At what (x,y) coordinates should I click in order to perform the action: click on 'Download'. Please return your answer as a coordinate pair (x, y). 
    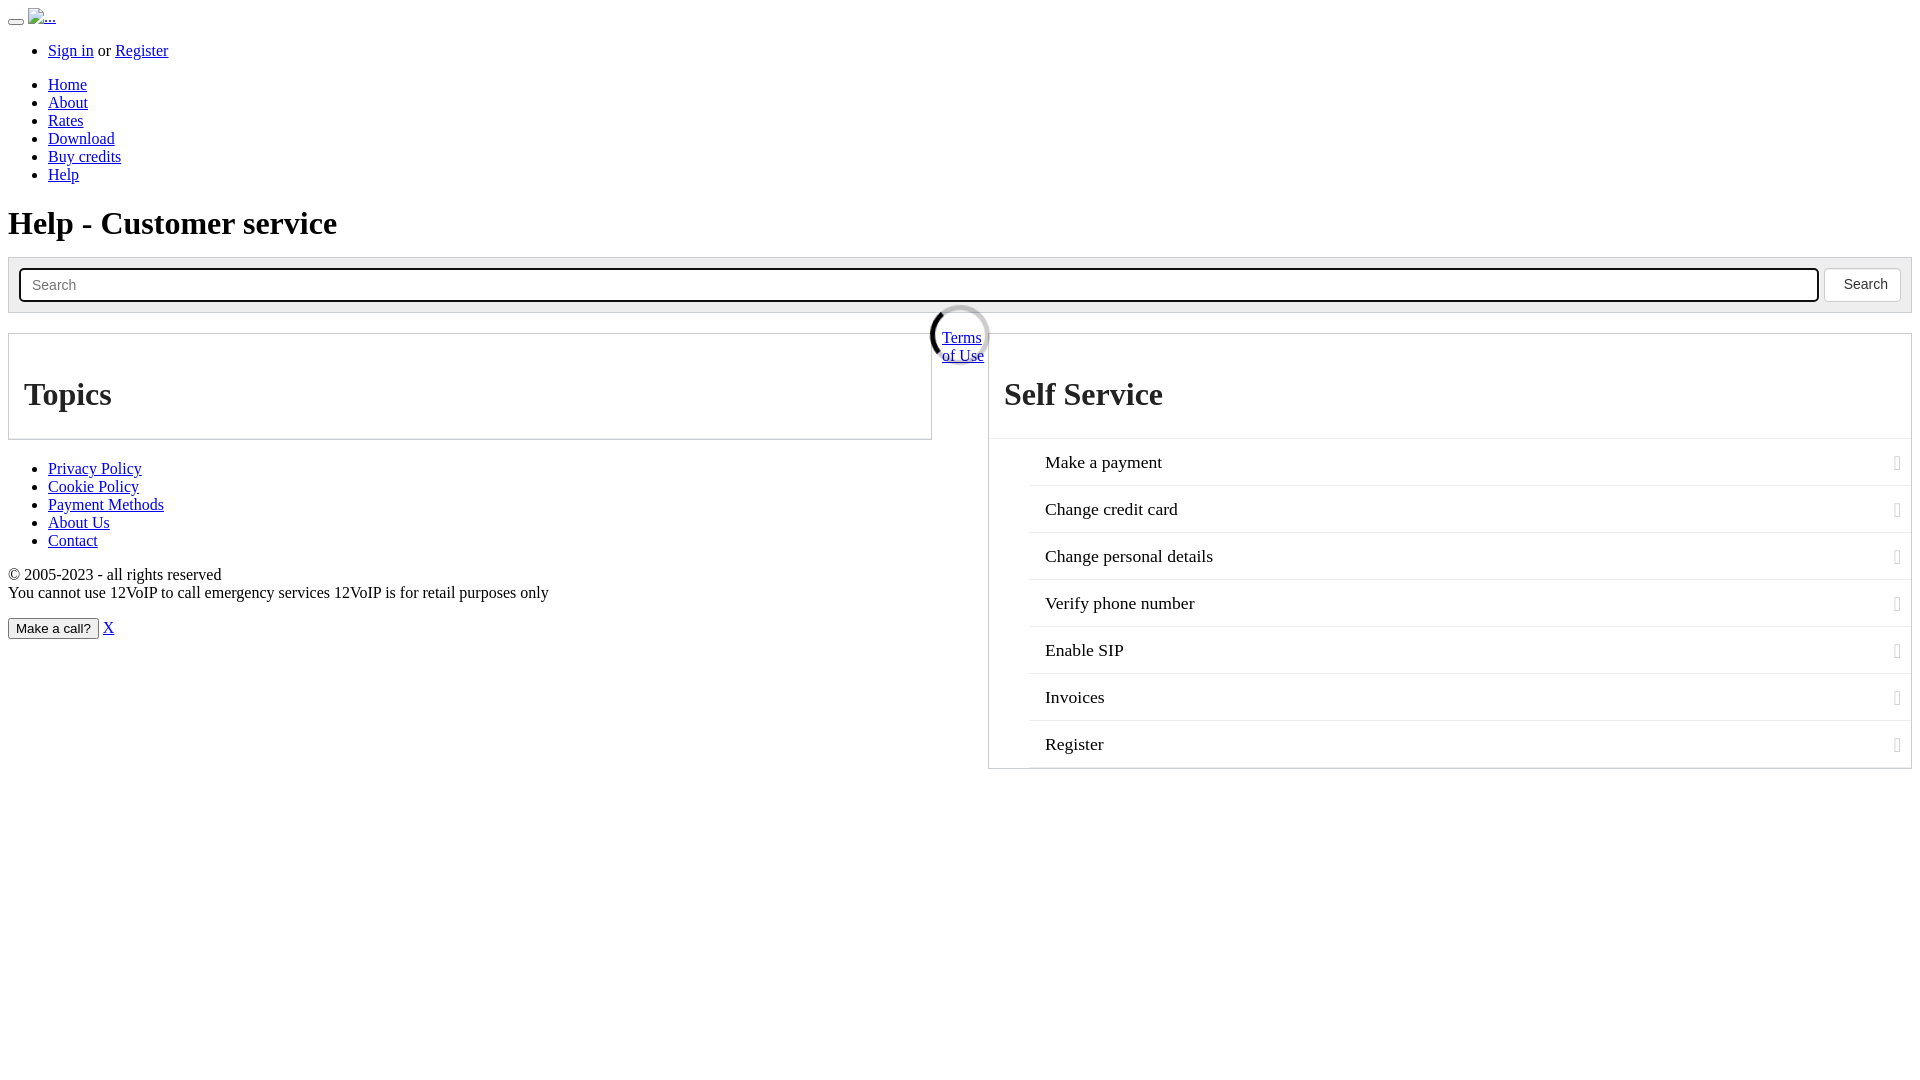
    Looking at the image, I should click on (80, 137).